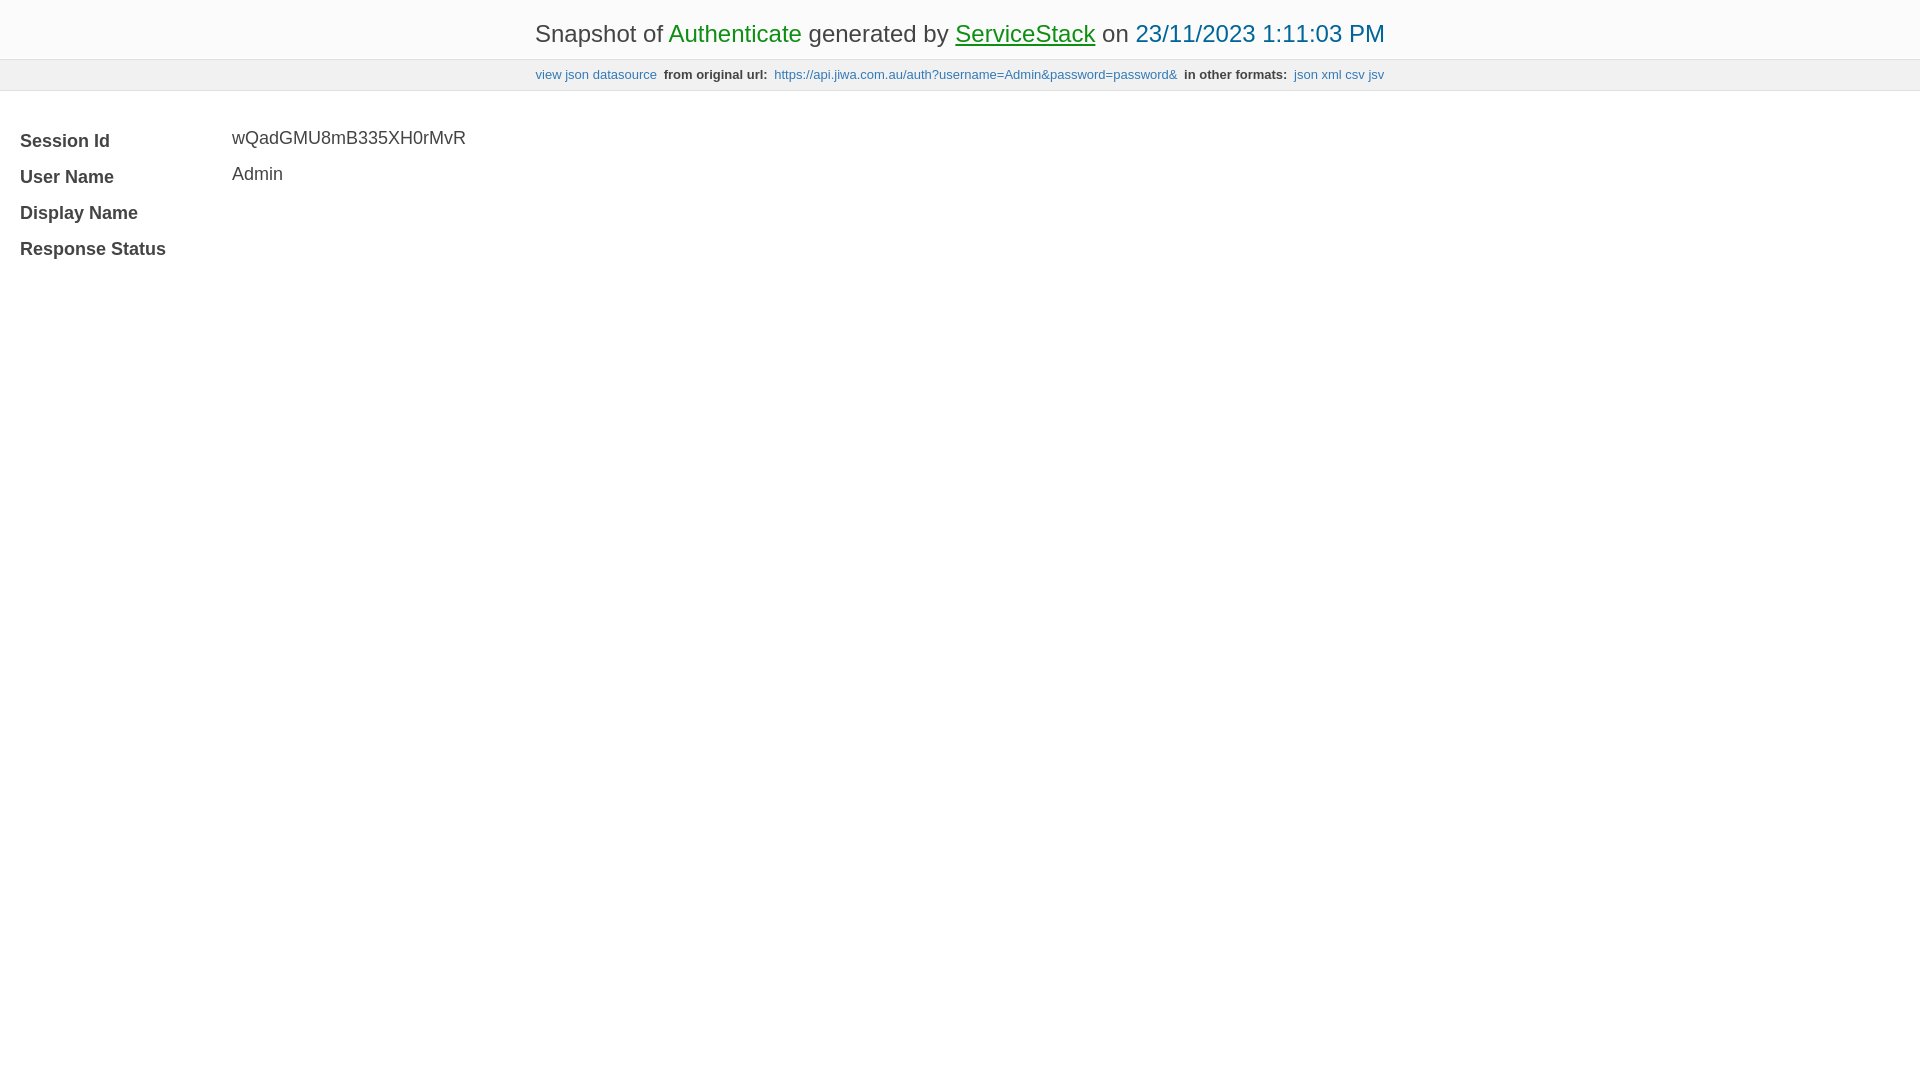 The width and height of the screenshot is (1920, 1080). Describe the element at coordinates (1305, 73) in the screenshot. I see `'json'` at that location.